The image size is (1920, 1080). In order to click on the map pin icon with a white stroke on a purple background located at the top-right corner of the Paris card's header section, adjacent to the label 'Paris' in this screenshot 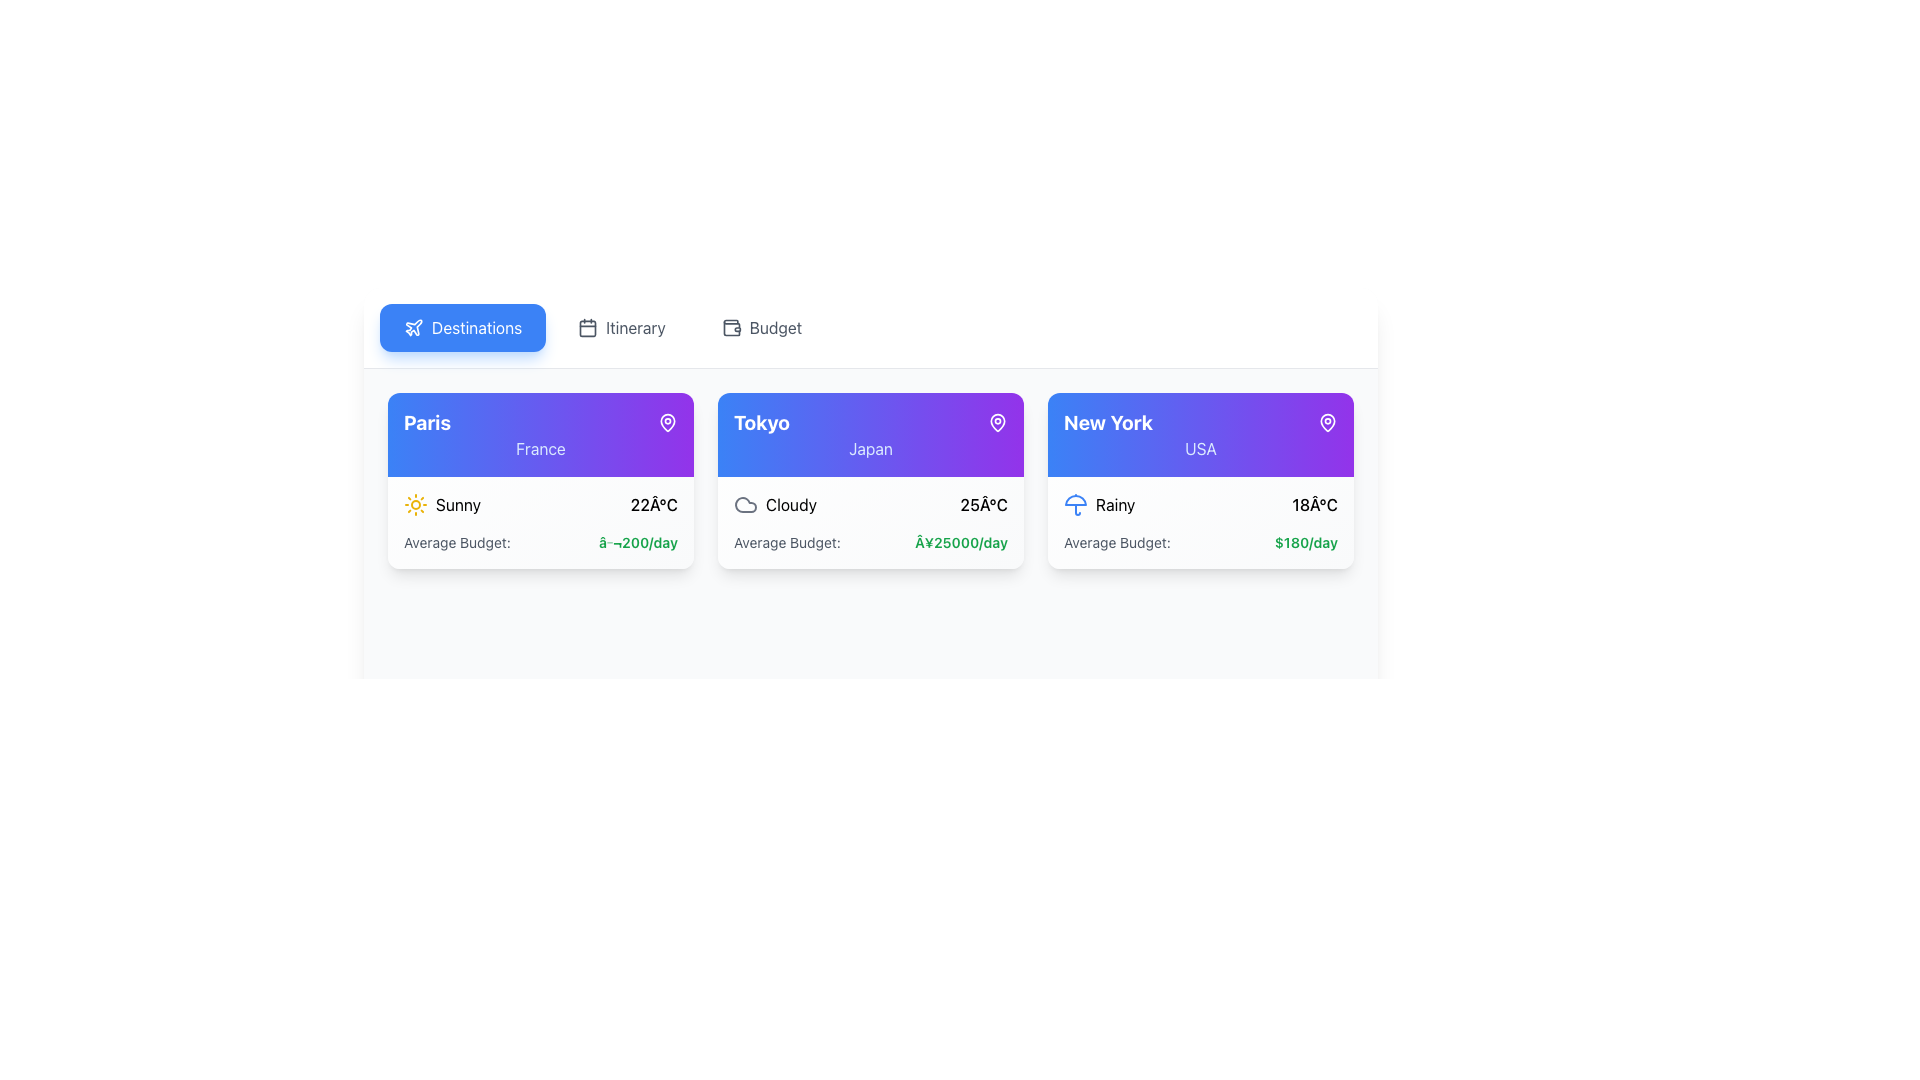, I will do `click(667, 422)`.